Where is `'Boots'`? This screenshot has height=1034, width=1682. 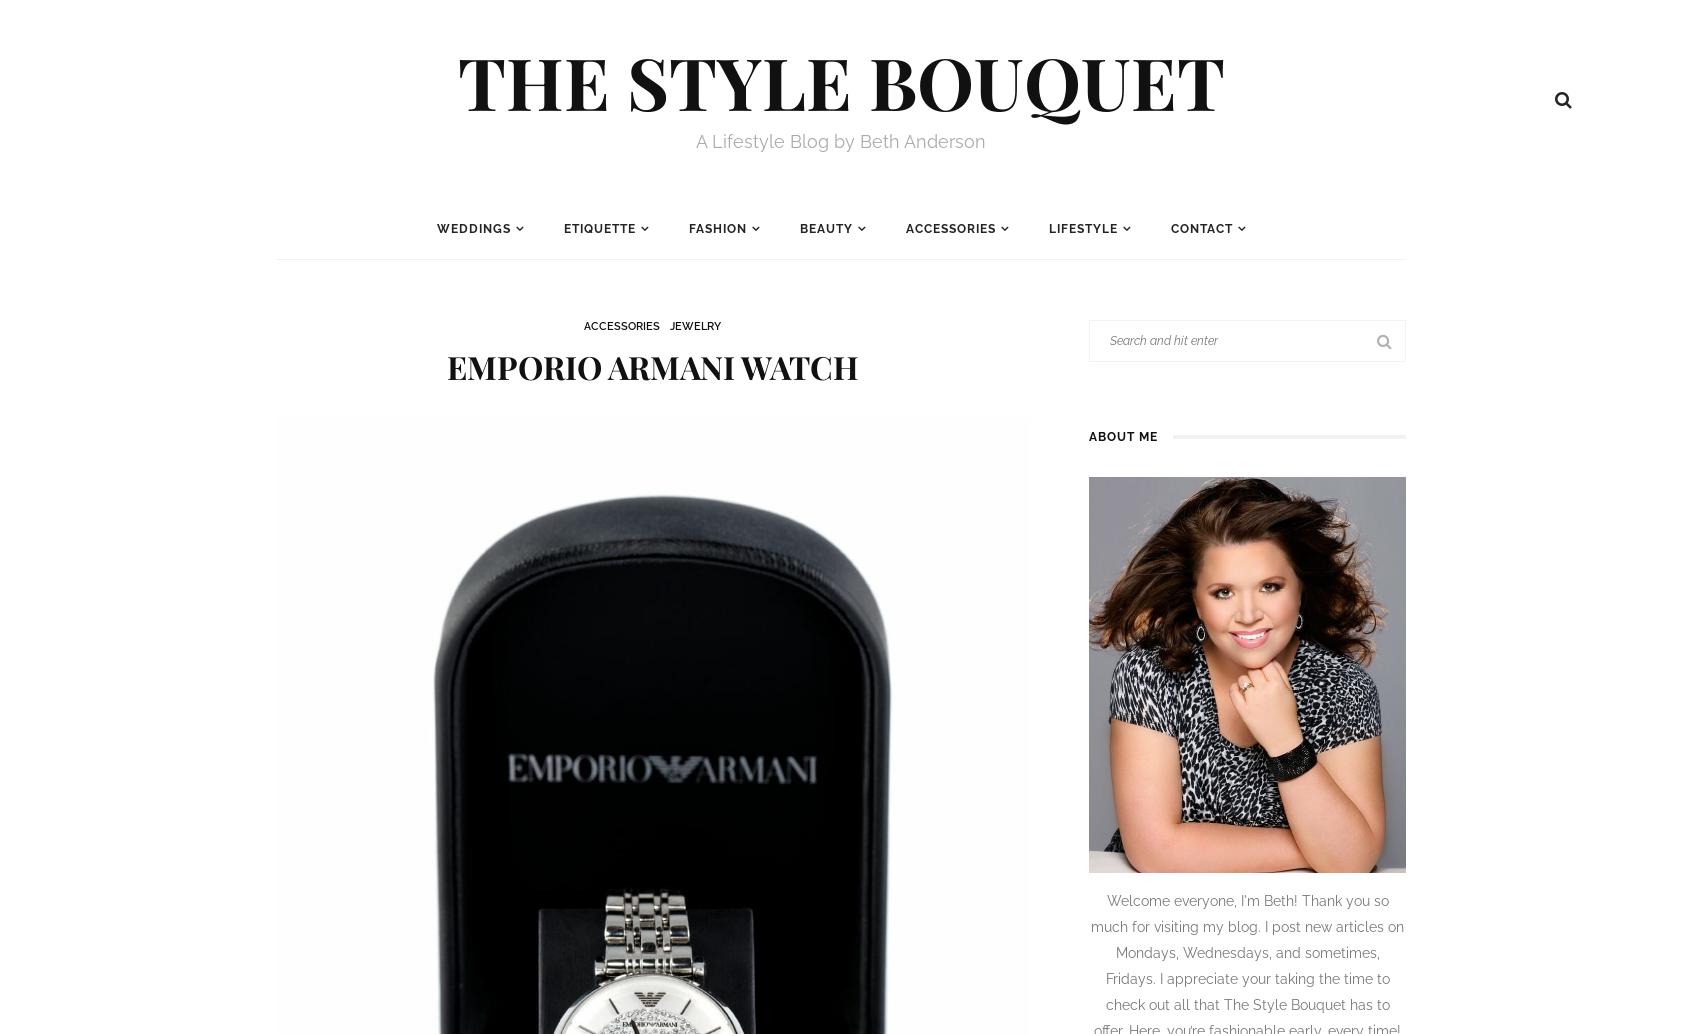
'Boots' is located at coordinates (1121, 453).